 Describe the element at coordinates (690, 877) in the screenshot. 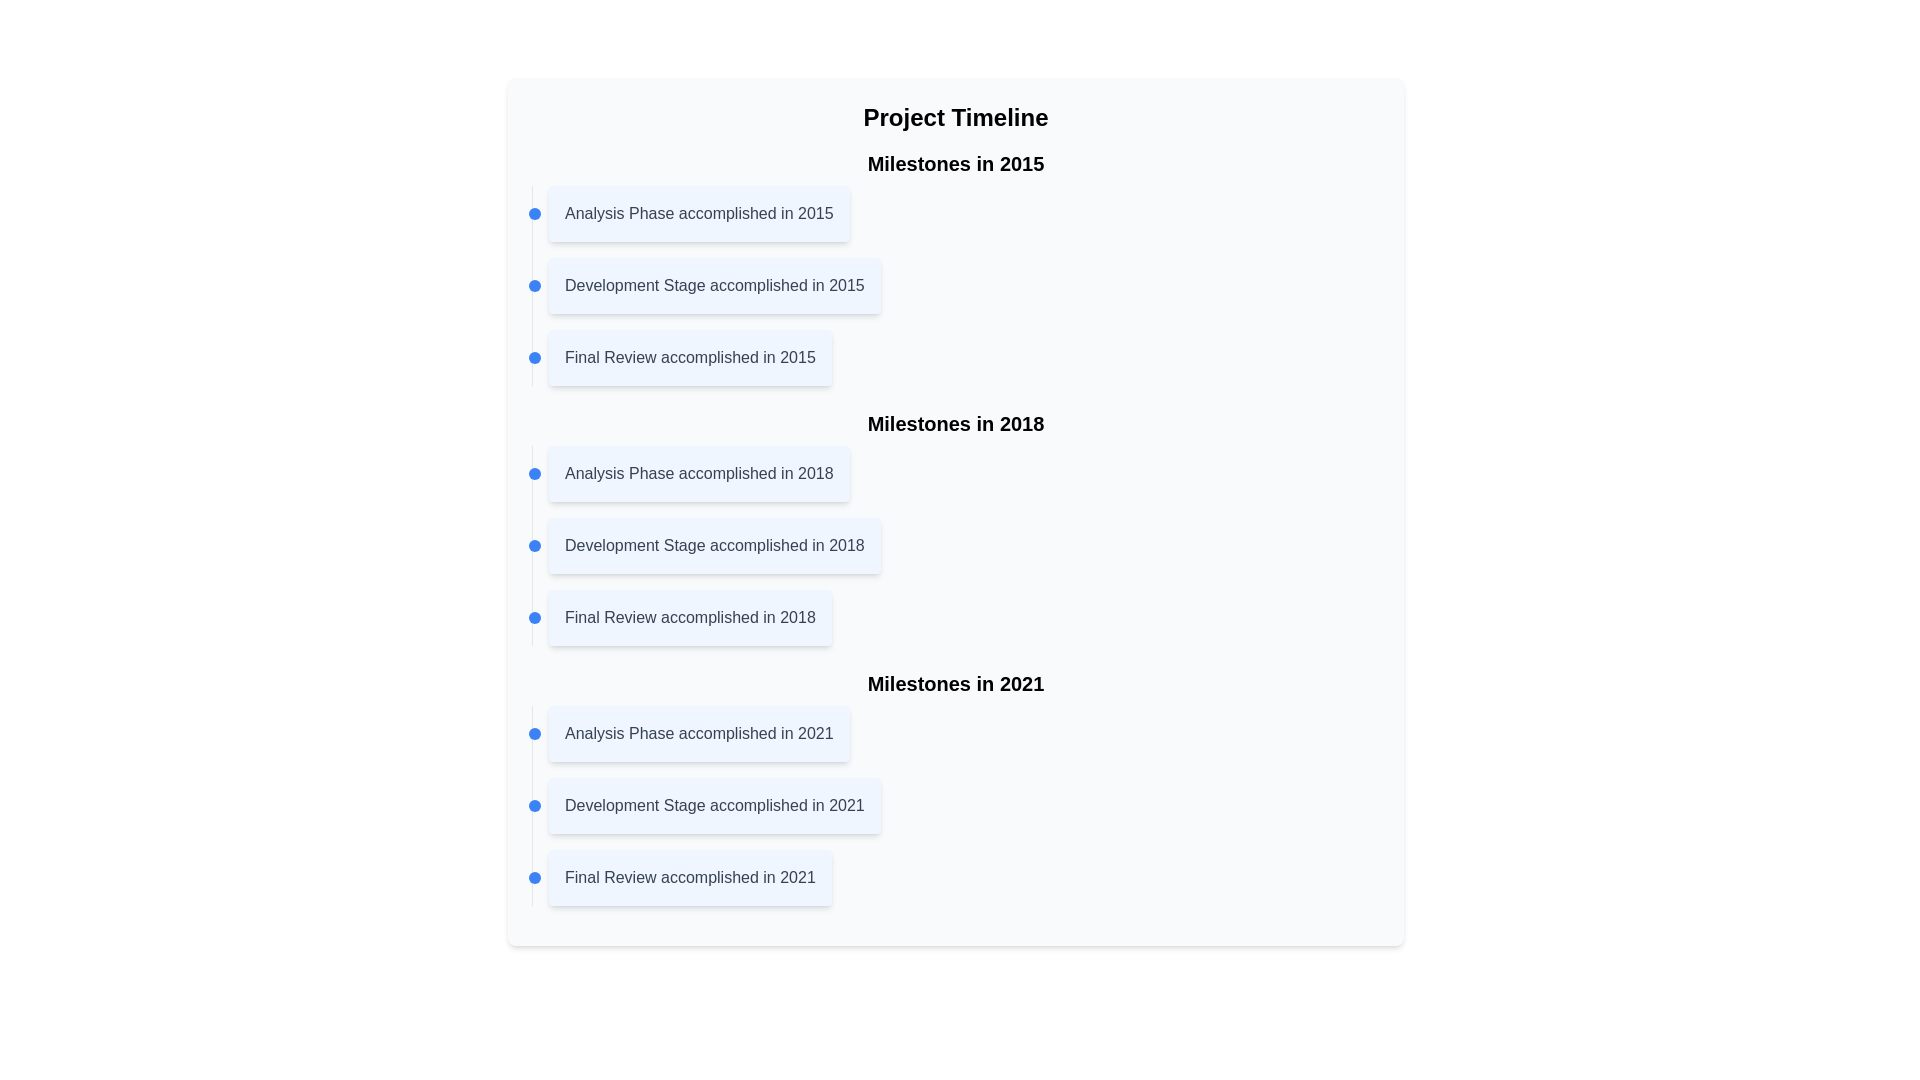

I see `the static text display component indicating the completion of the Final Review milestone for the year 2021 in the project timeline, which is the third entry under the 'Milestones in 2021' section` at that location.